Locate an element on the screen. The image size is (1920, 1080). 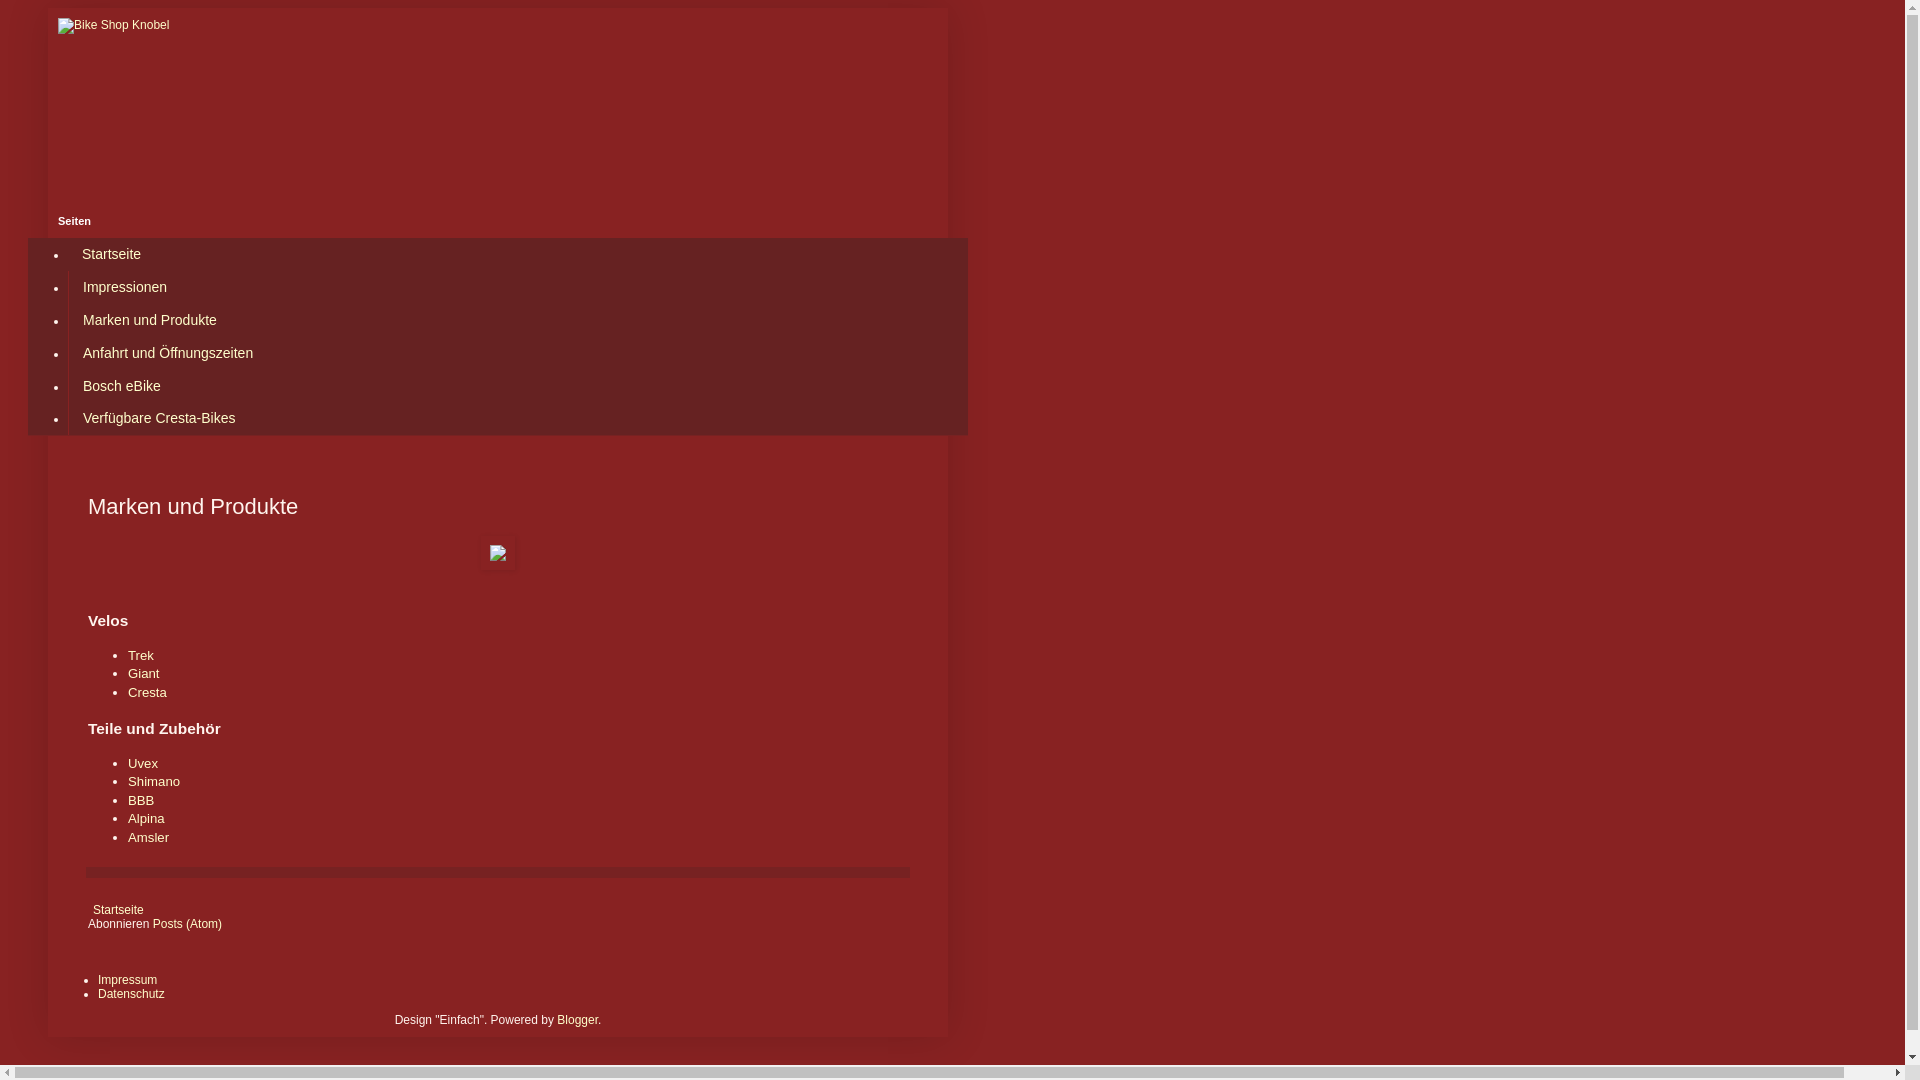
'Impressionen' is located at coordinates (123, 287).